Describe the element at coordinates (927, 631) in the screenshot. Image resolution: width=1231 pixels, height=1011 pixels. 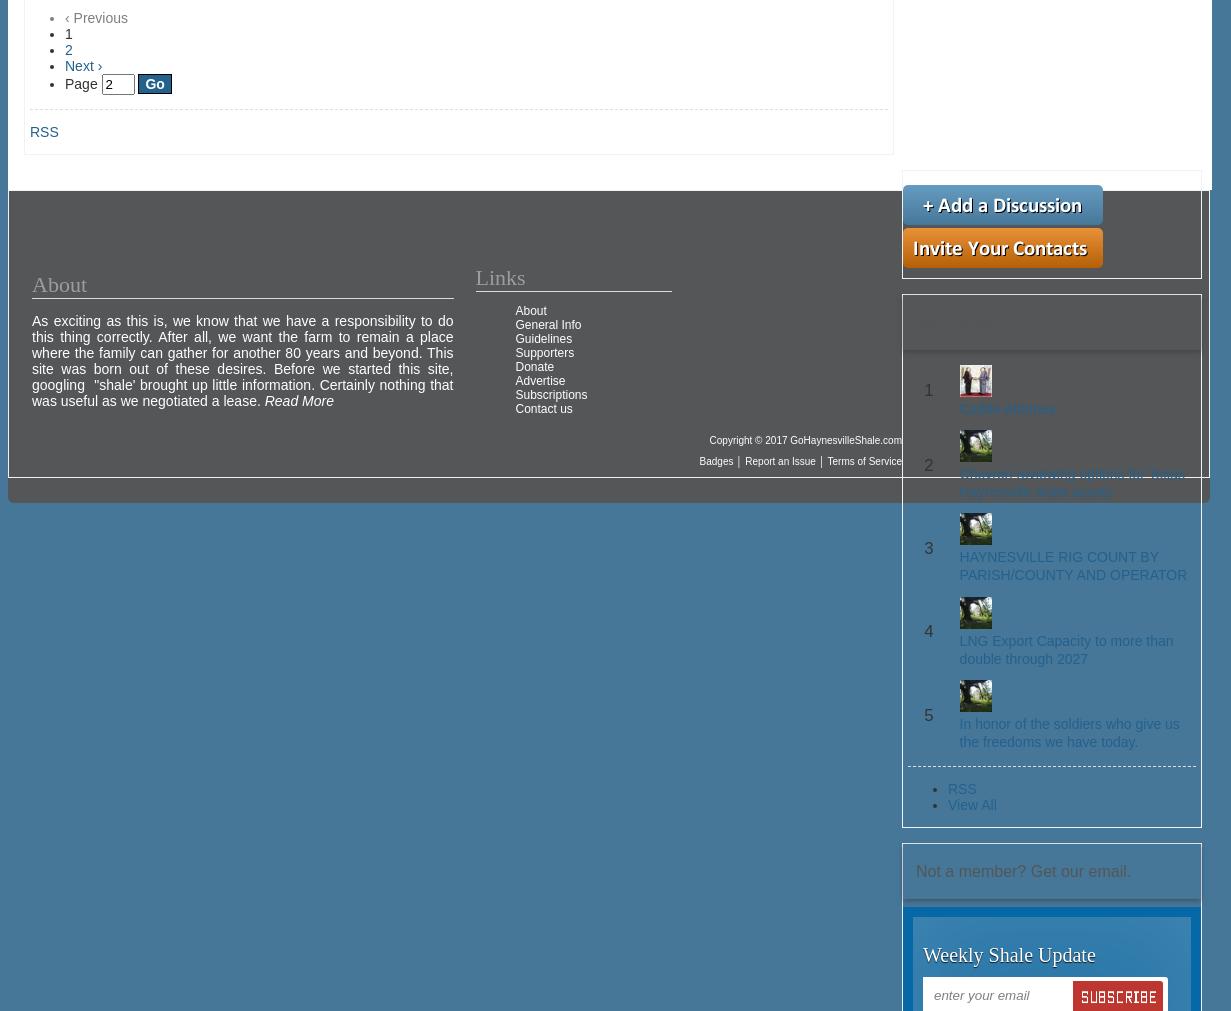
I see `'4'` at that location.